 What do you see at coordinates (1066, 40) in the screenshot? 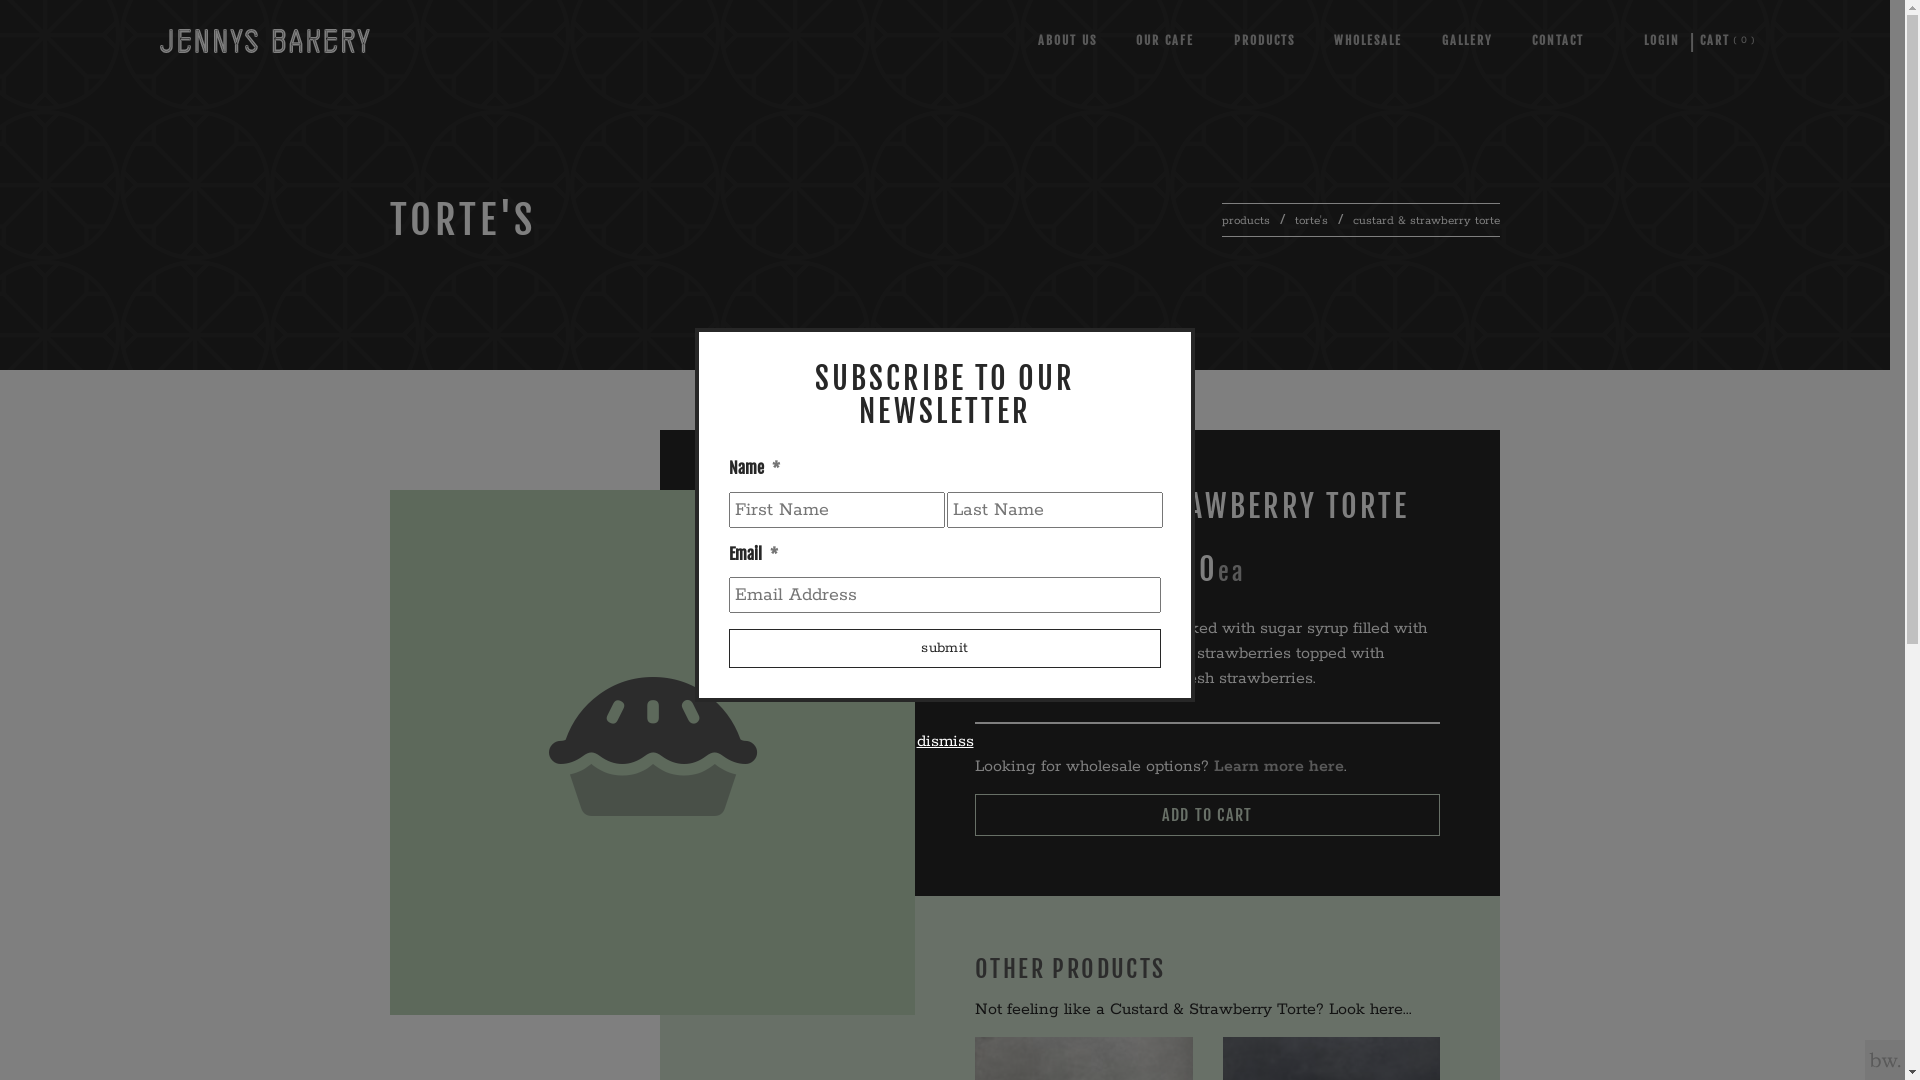
I see `'ABOUT US'` at bounding box center [1066, 40].